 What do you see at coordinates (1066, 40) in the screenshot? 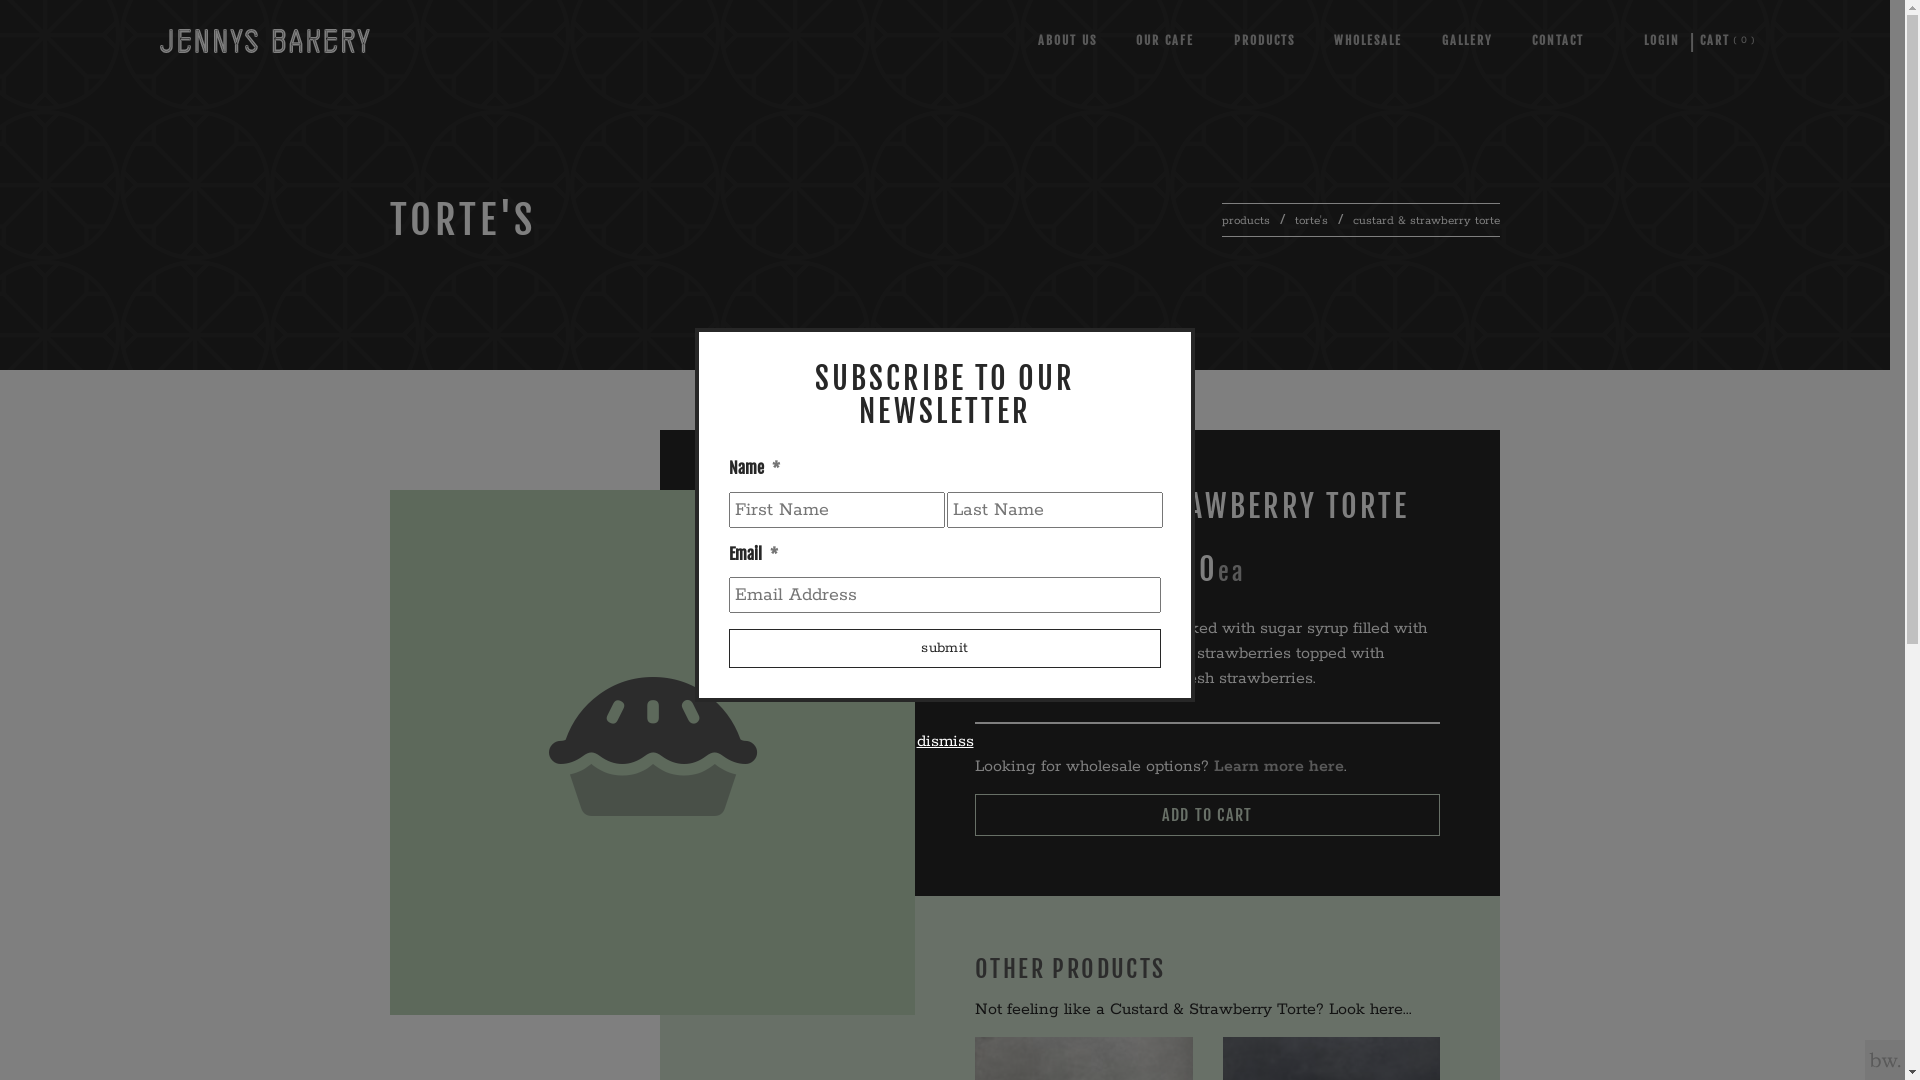
I see `'ABOUT US'` at bounding box center [1066, 40].